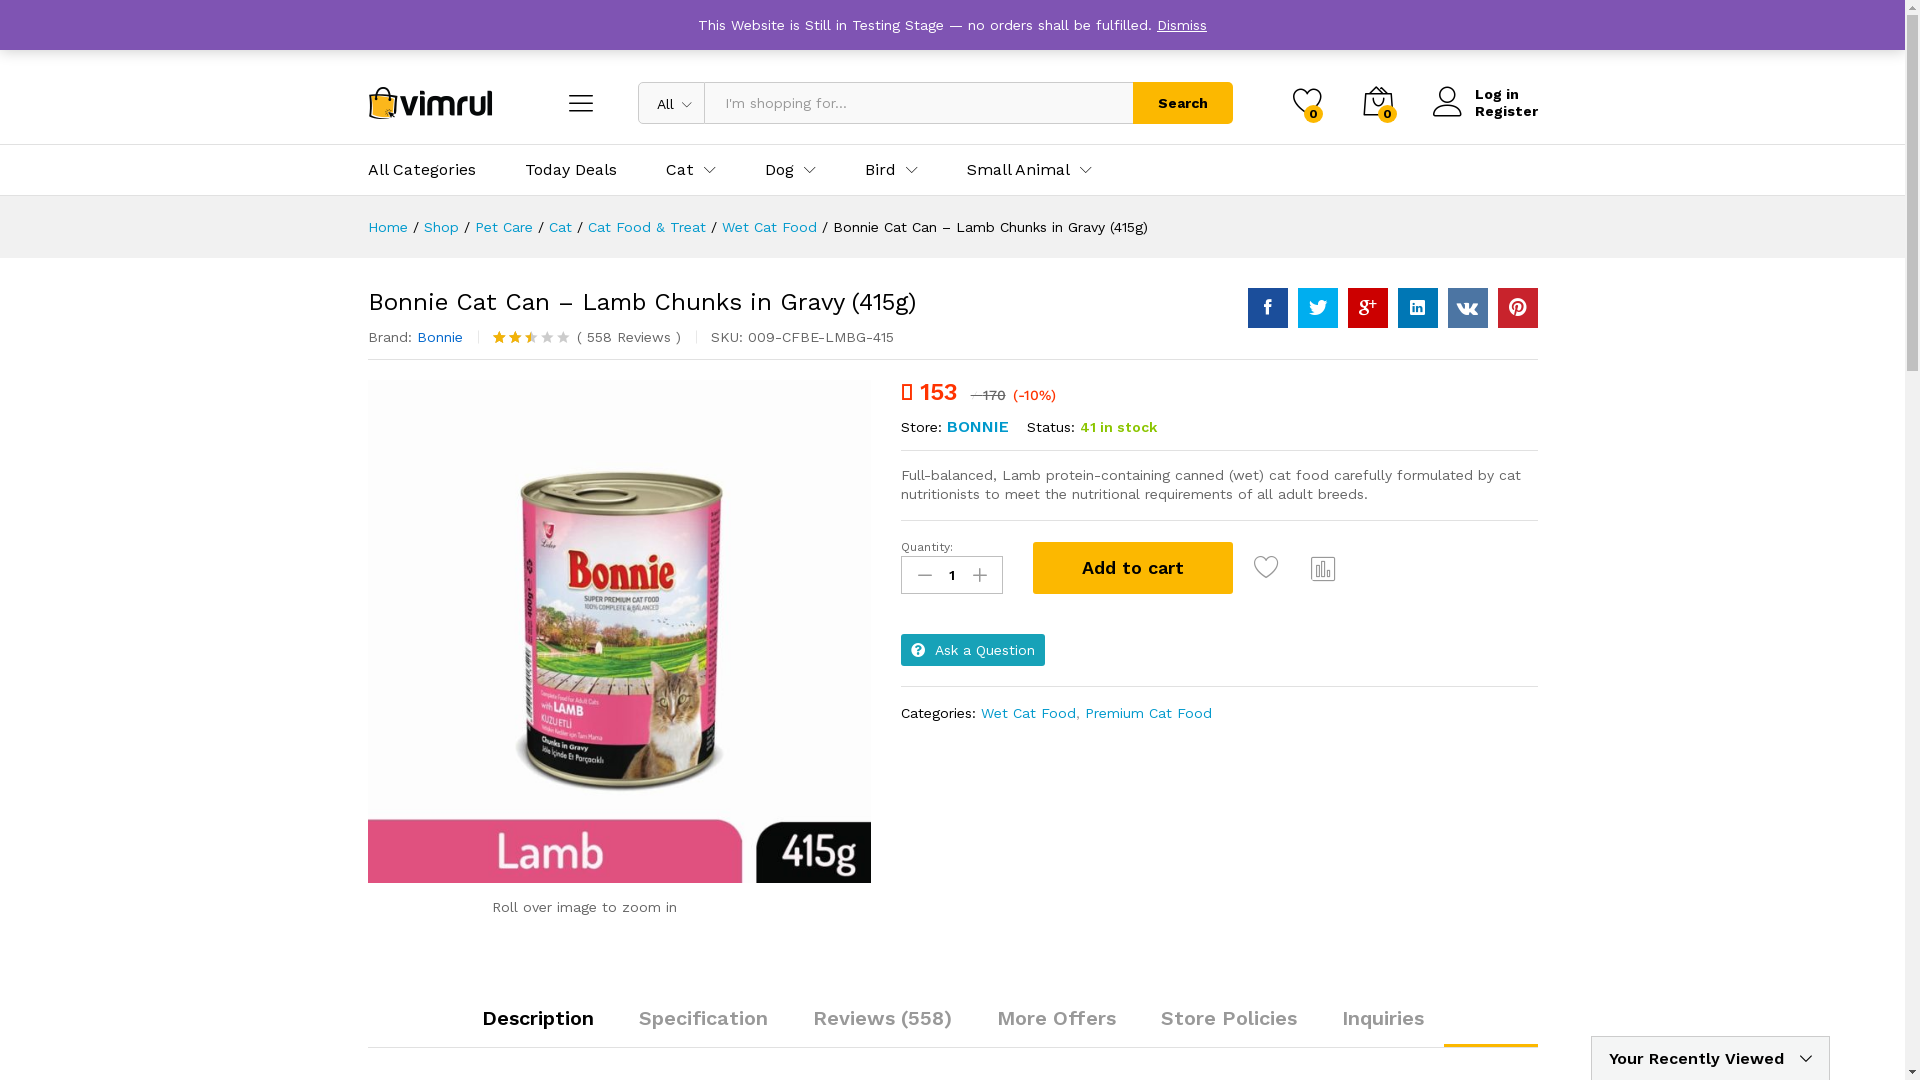  What do you see at coordinates (1181, 103) in the screenshot?
I see `'Search'` at bounding box center [1181, 103].